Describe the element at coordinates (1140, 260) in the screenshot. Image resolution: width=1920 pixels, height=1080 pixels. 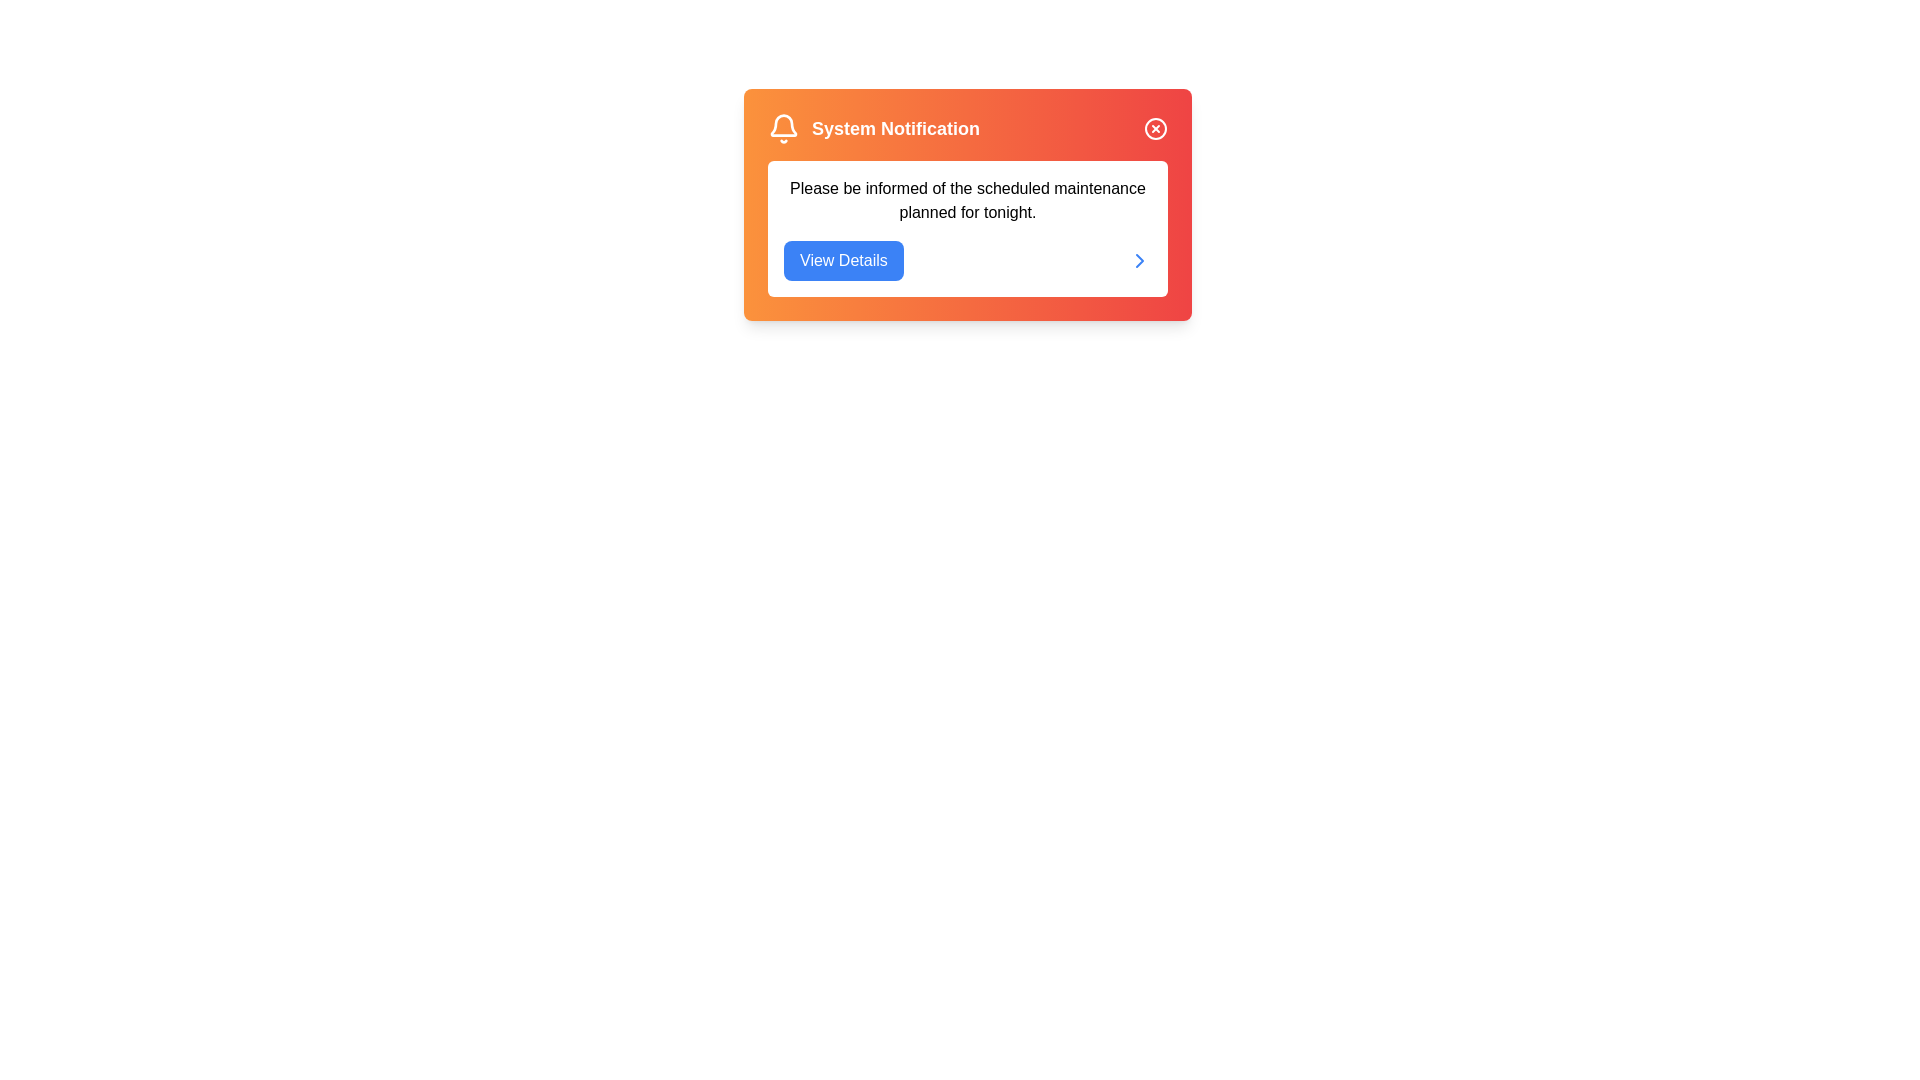
I see `the chevron icon to the right of the details button` at that location.